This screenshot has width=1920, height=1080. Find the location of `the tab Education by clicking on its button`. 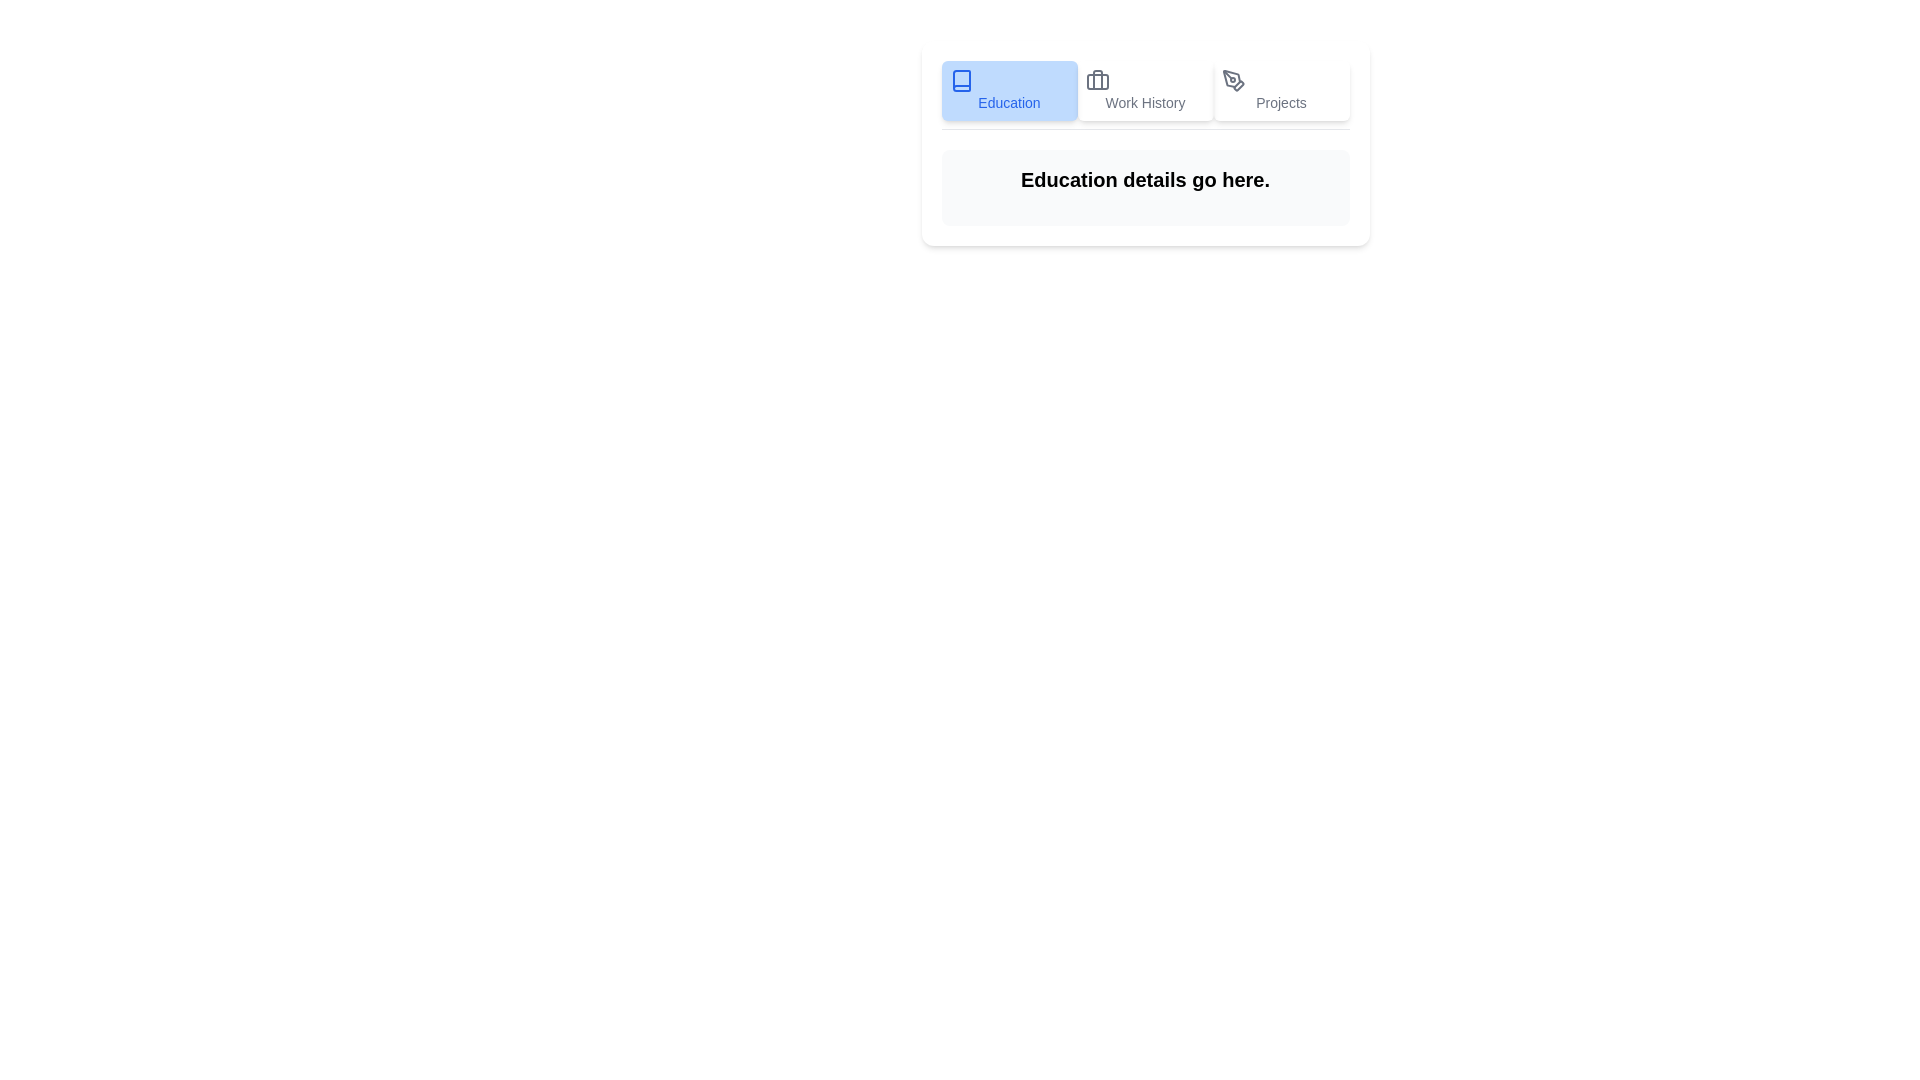

the tab Education by clicking on its button is located at coordinates (1009, 91).